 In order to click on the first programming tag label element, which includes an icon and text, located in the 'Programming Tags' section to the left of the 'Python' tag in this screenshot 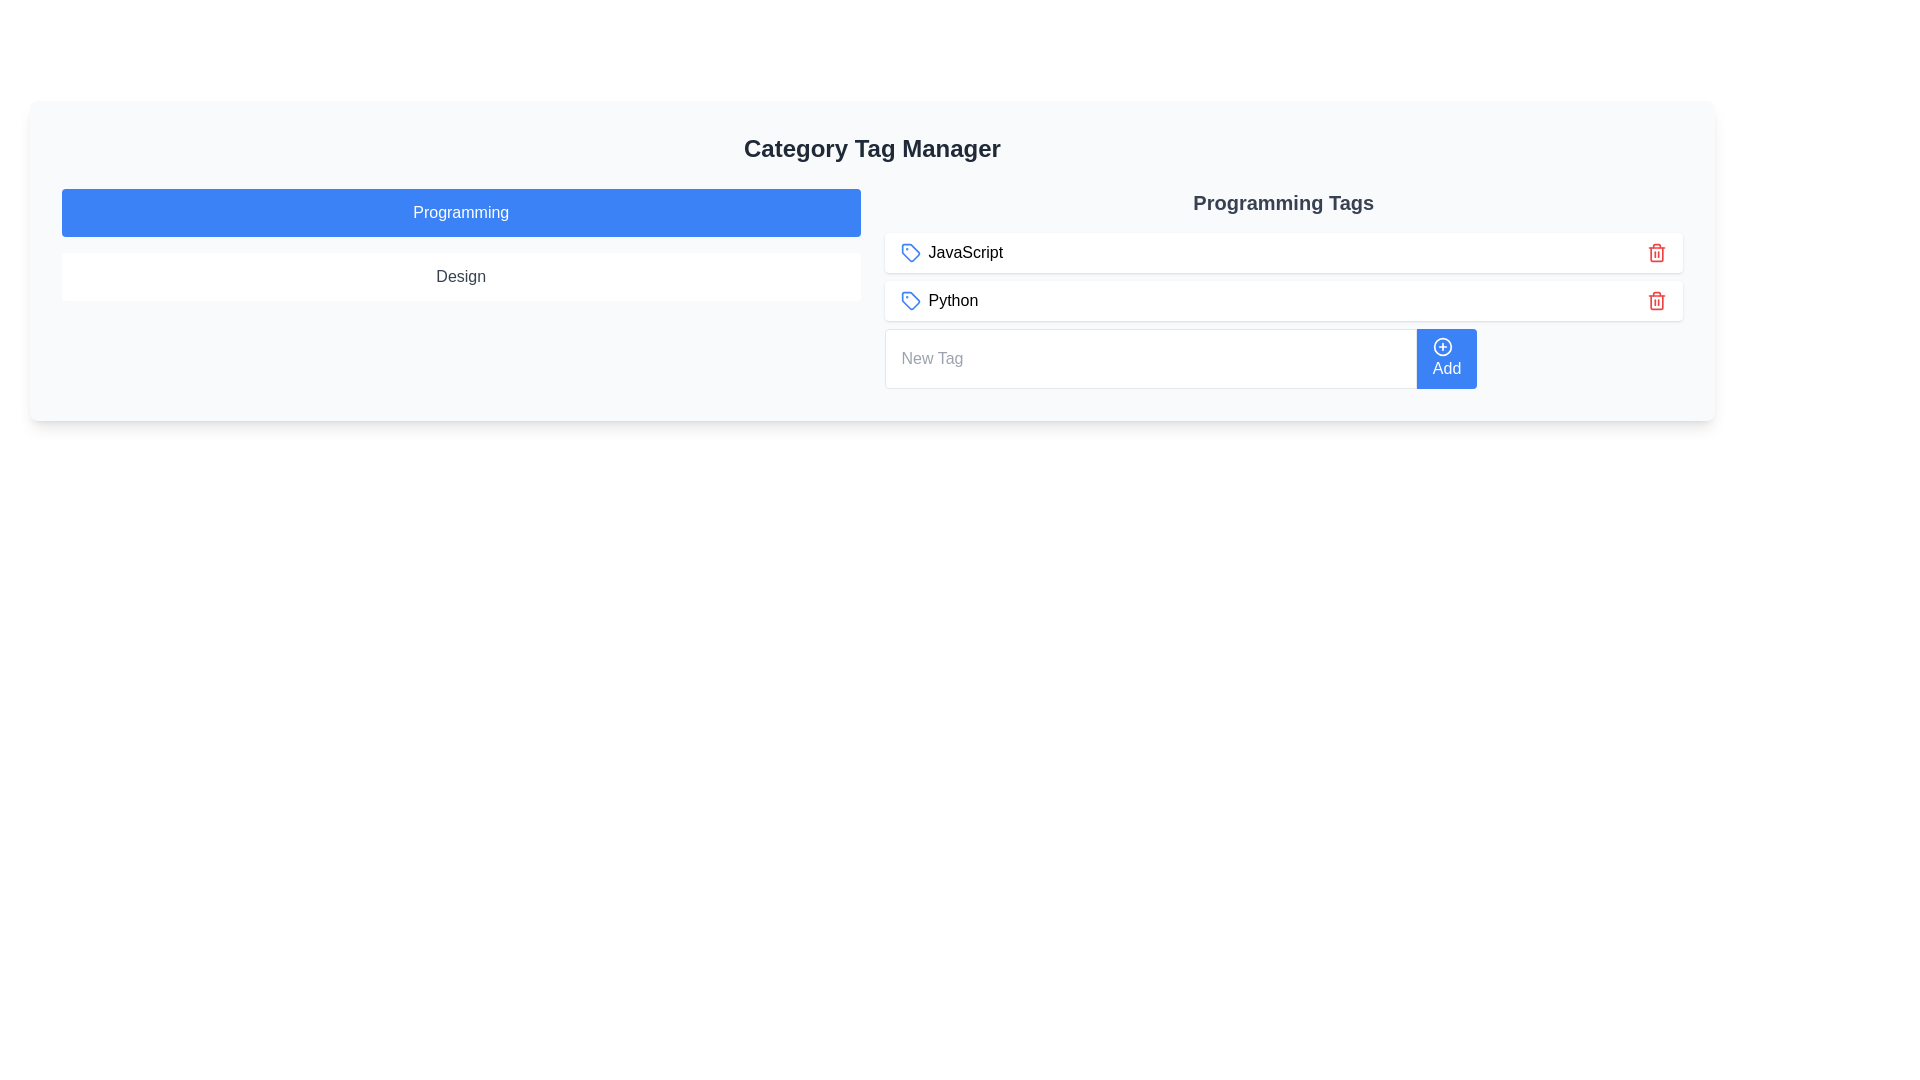, I will do `click(950, 252)`.